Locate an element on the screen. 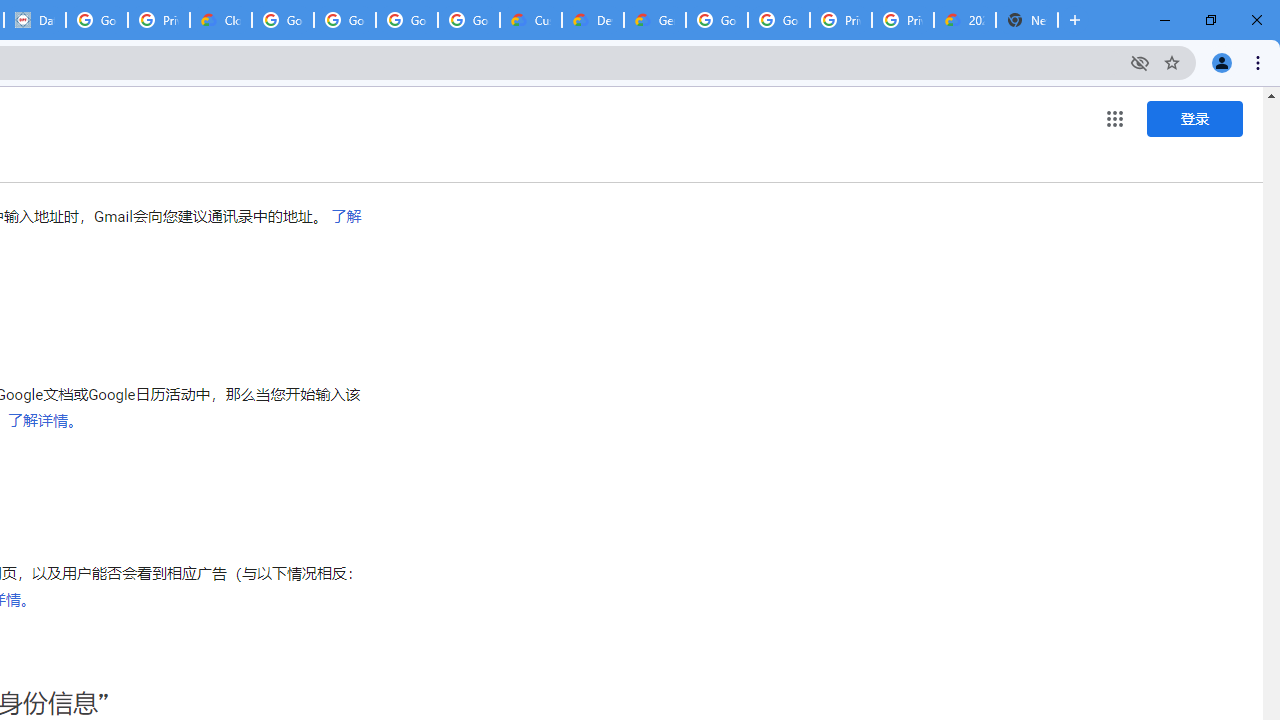 Image resolution: width=1280 pixels, height=720 pixels. 'Cloud Data Processing Addendum | Google Cloud' is located at coordinates (220, 20).